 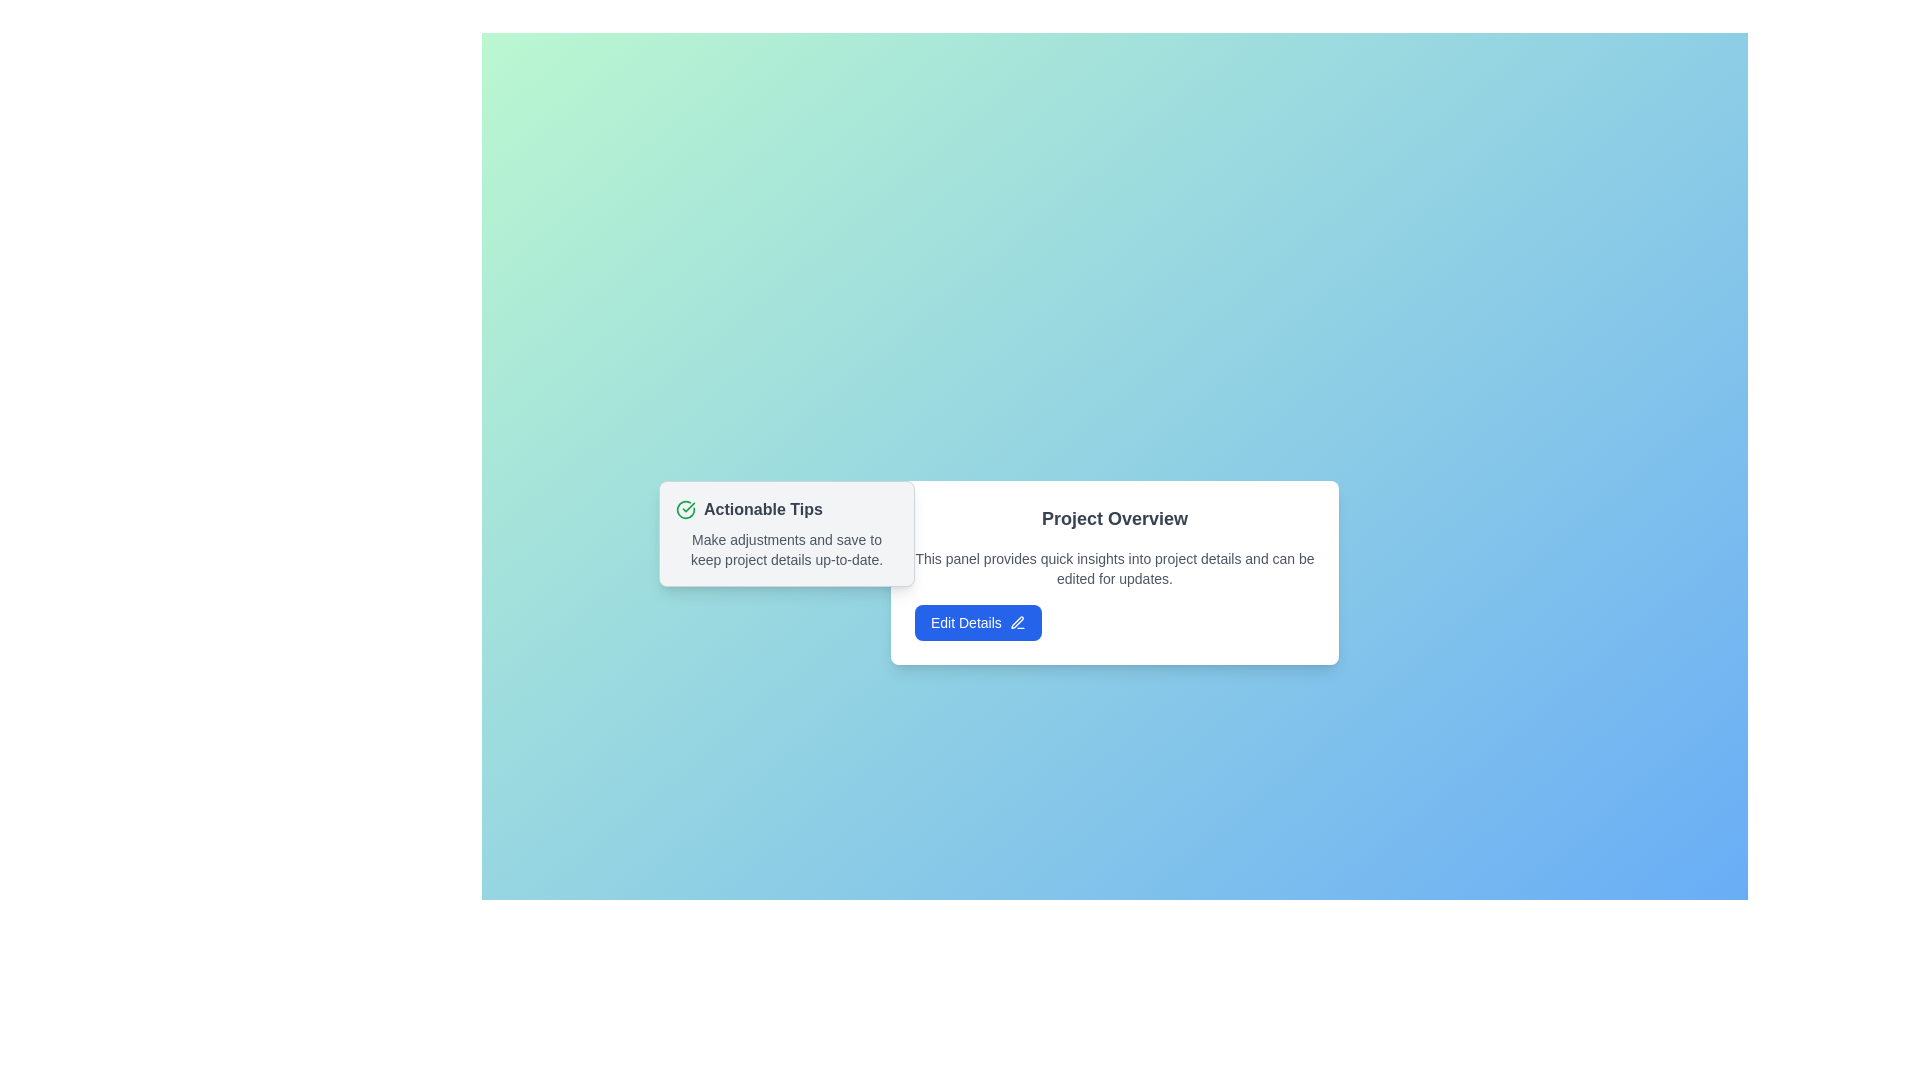 What do you see at coordinates (1017, 621) in the screenshot?
I see `the pen icon located inside the 'Edit Details' button, positioned to the right within the button` at bounding box center [1017, 621].